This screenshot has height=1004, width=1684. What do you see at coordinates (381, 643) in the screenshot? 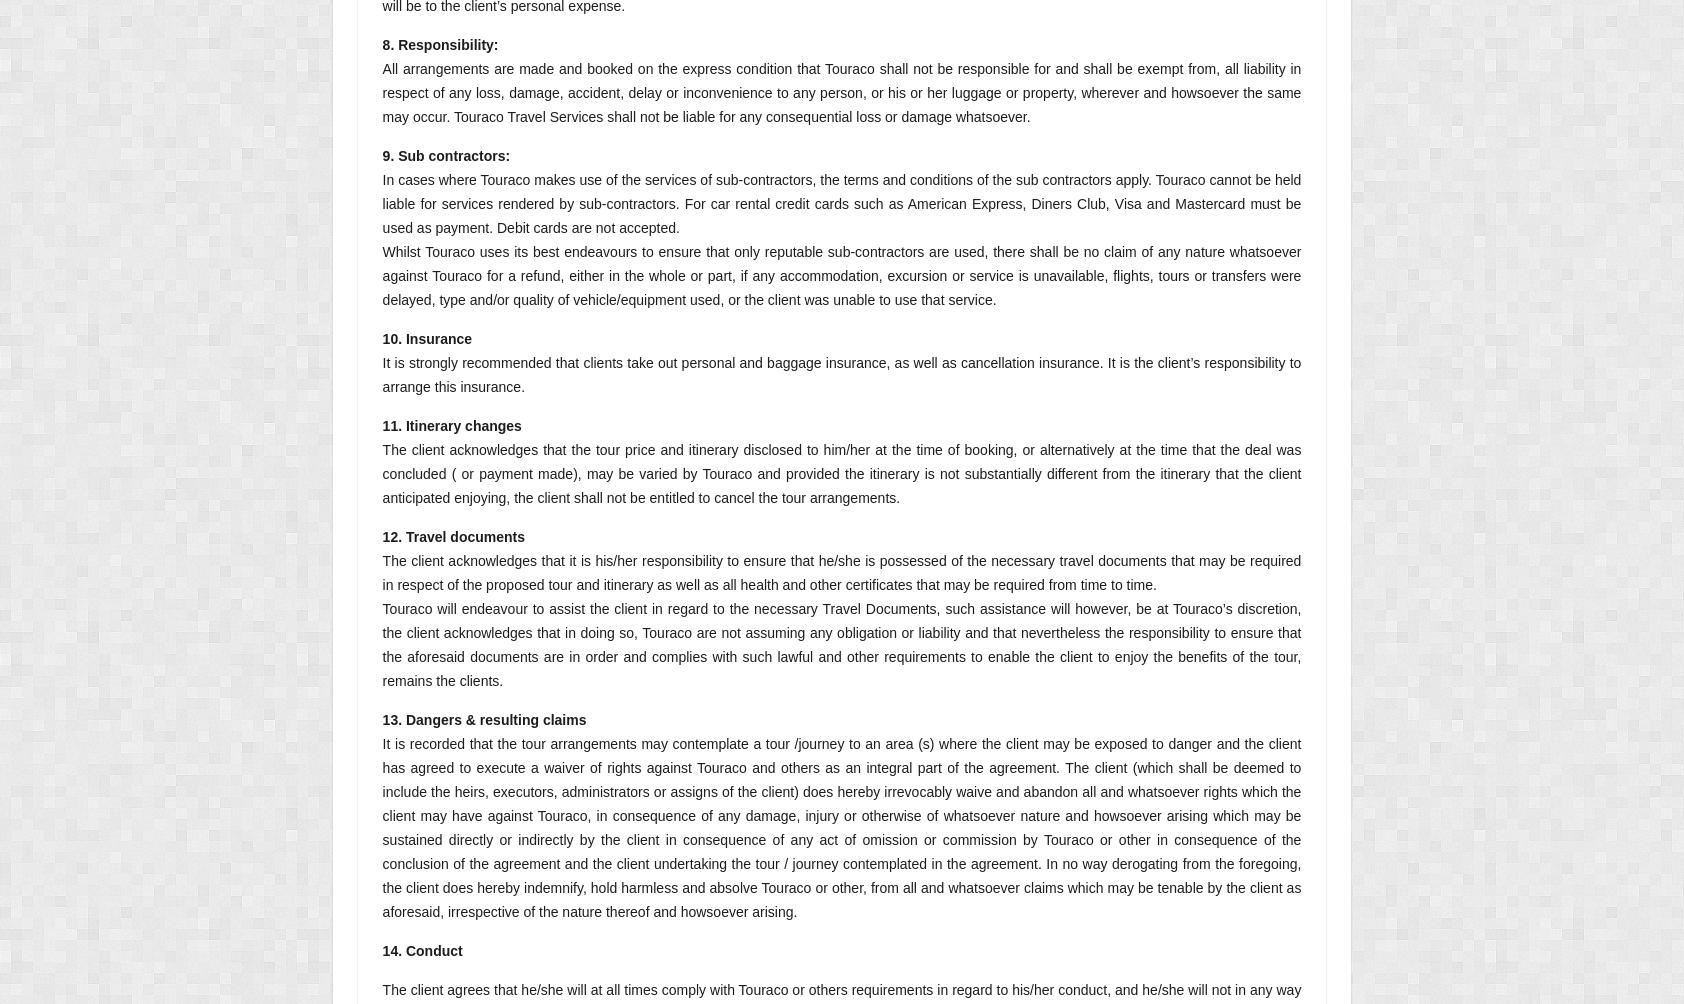
I see `'Touraco will endeavour to assist the client in regard to the necessary Travel Documents, such assistance will however, be at Touraco’s discretion, the client acknowledges that in doing so, Touraco are not assuming any obligation or liability and that nevertheless the responsibility to ensure that the aforesaid documents are in order and complies with such lawful and other requirements to enable the client to enjoy the benefits of the tour, remains the clients.'` at bounding box center [381, 643].